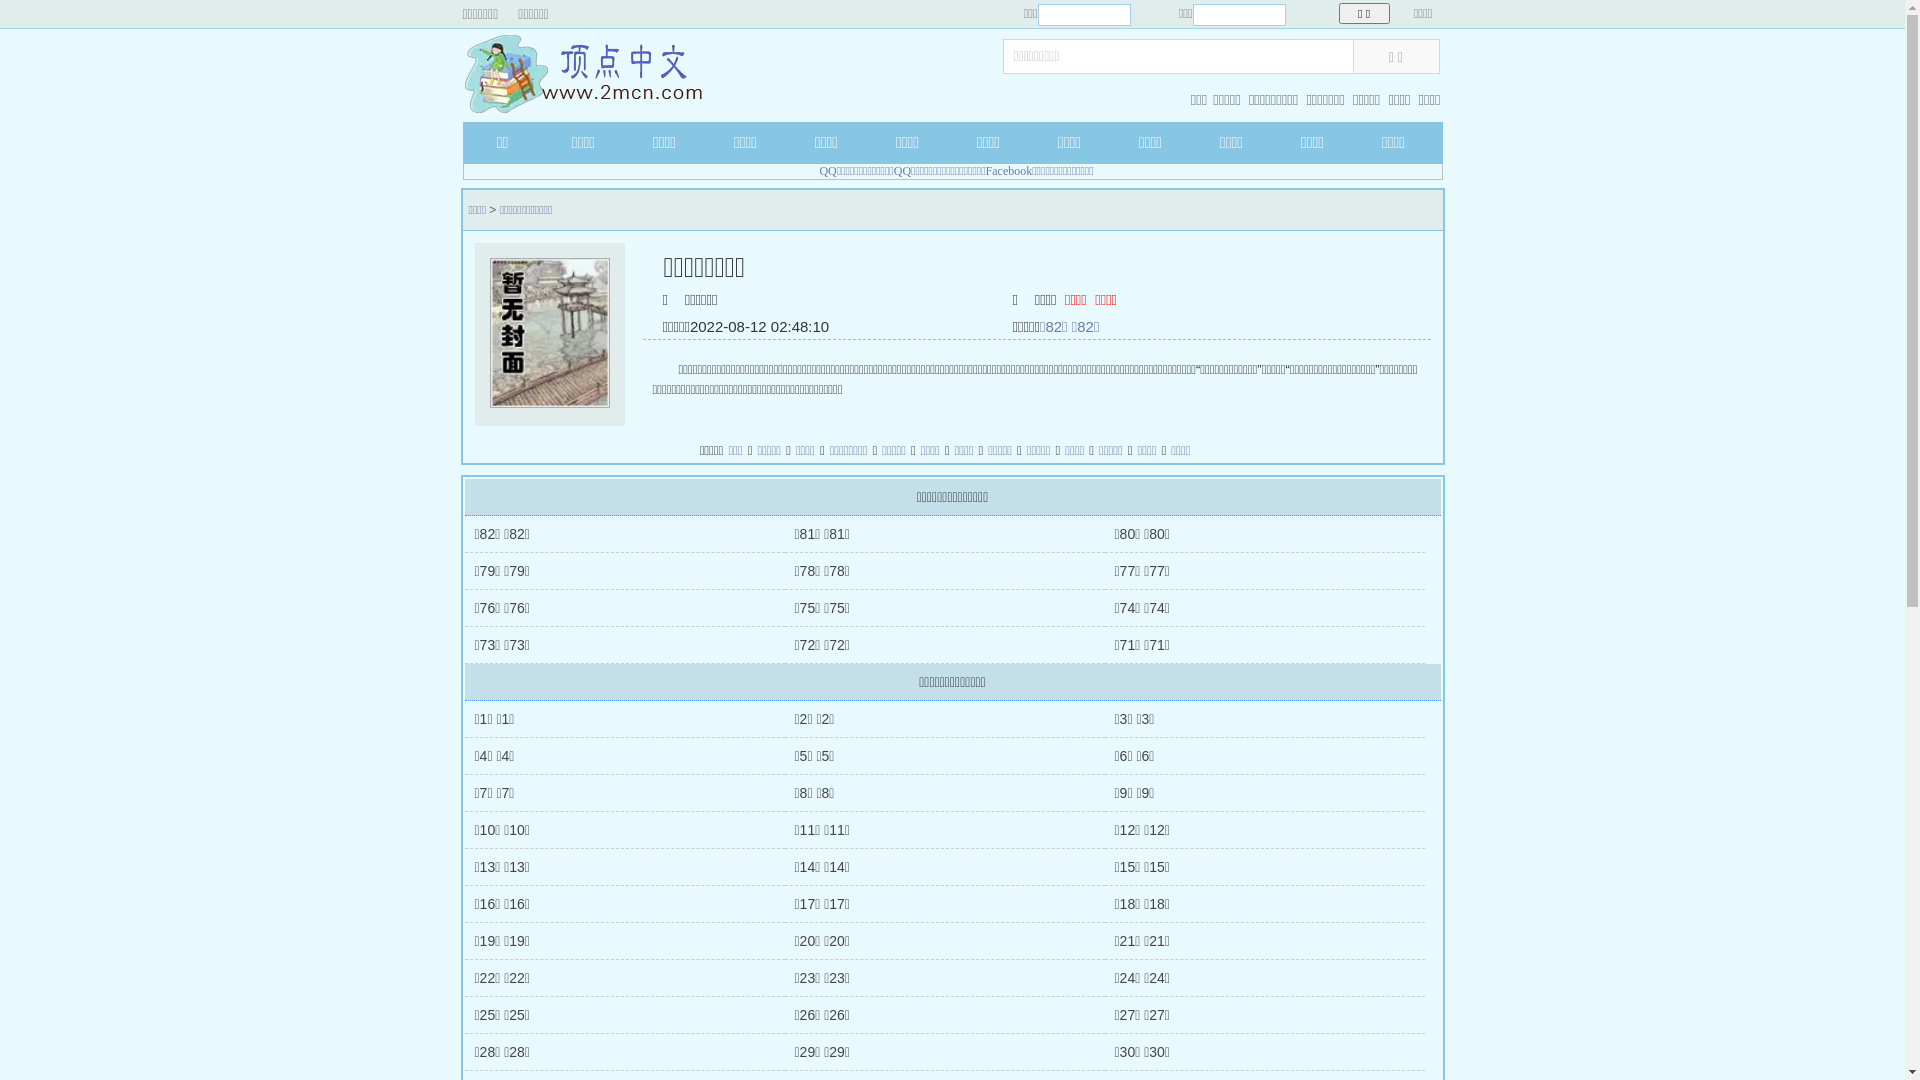 This screenshot has width=1920, height=1080. What do you see at coordinates (1009, 169) in the screenshot?
I see `'Facebook'` at bounding box center [1009, 169].